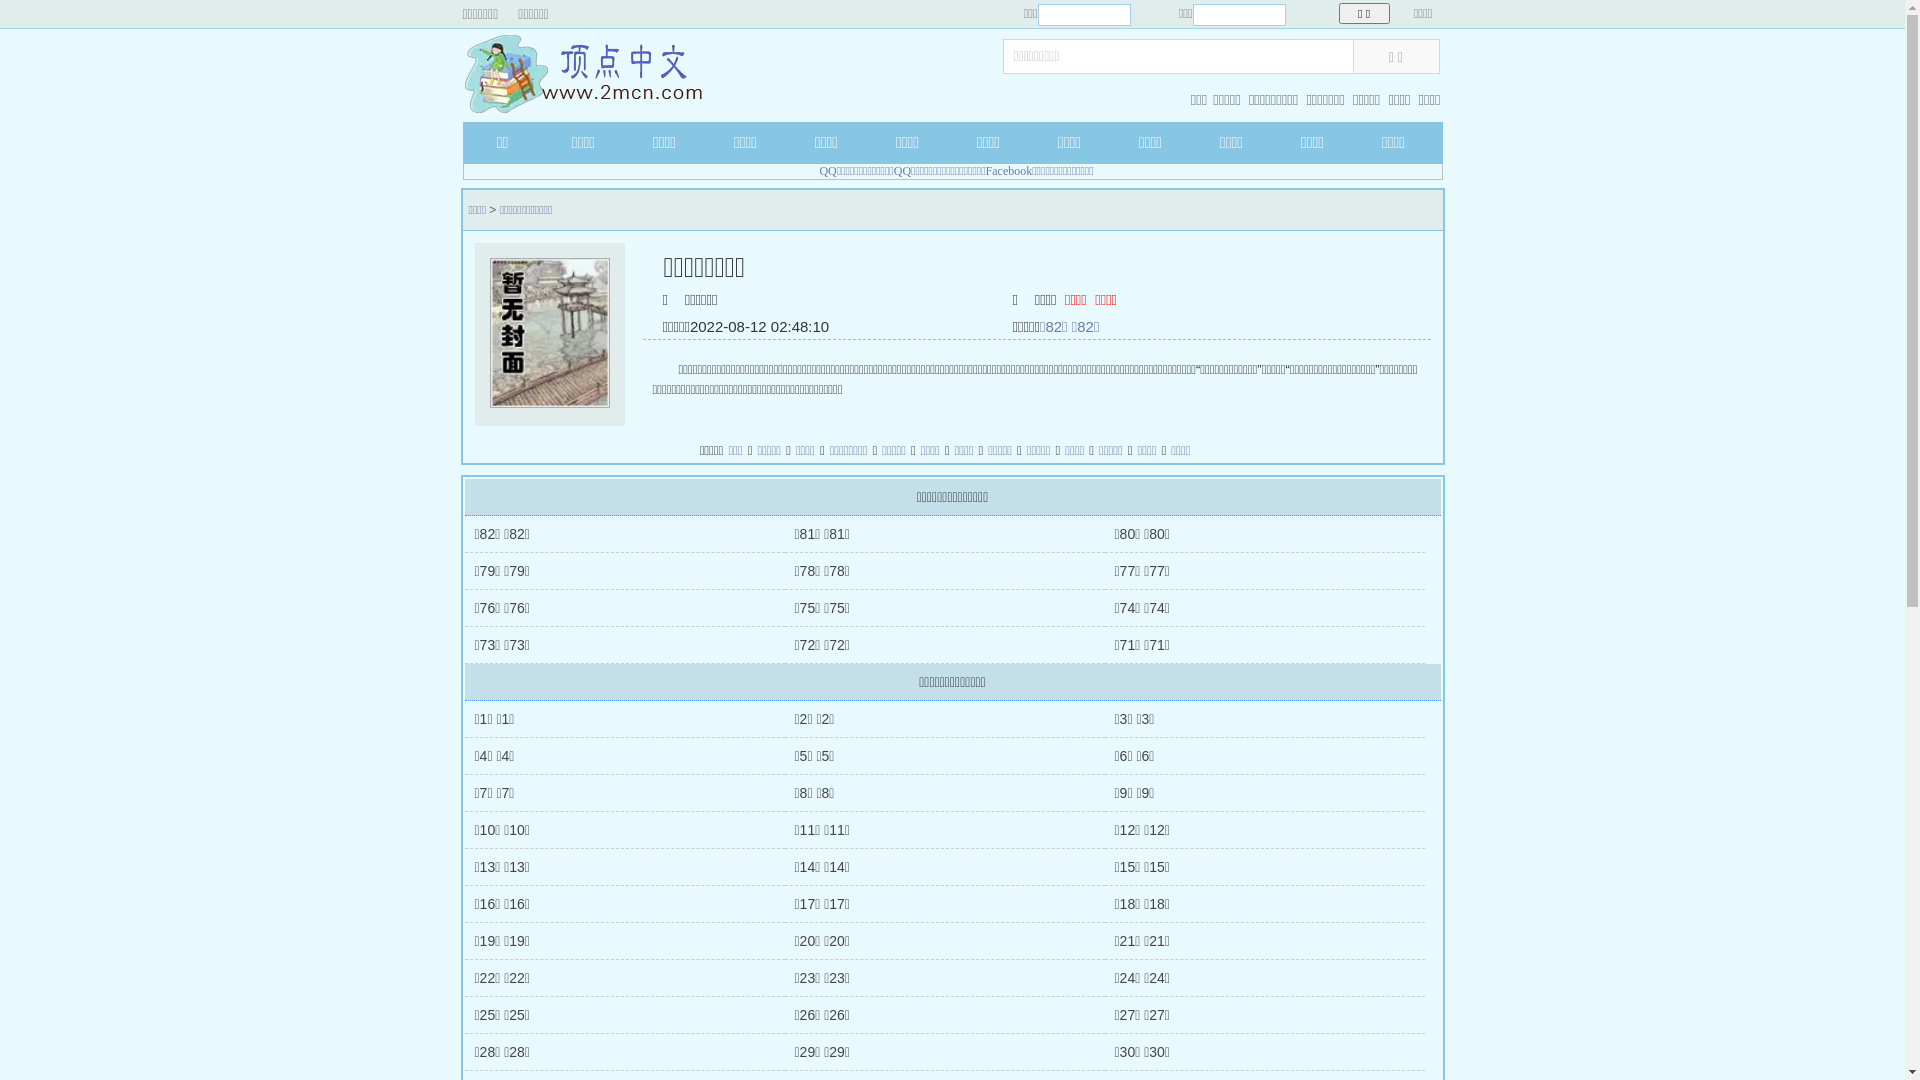 This screenshot has width=1920, height=1080. What do you see at coordinates (1009, 169) in the screenshot?
I see `'Facebook'` at bounding box center [1009, 169].